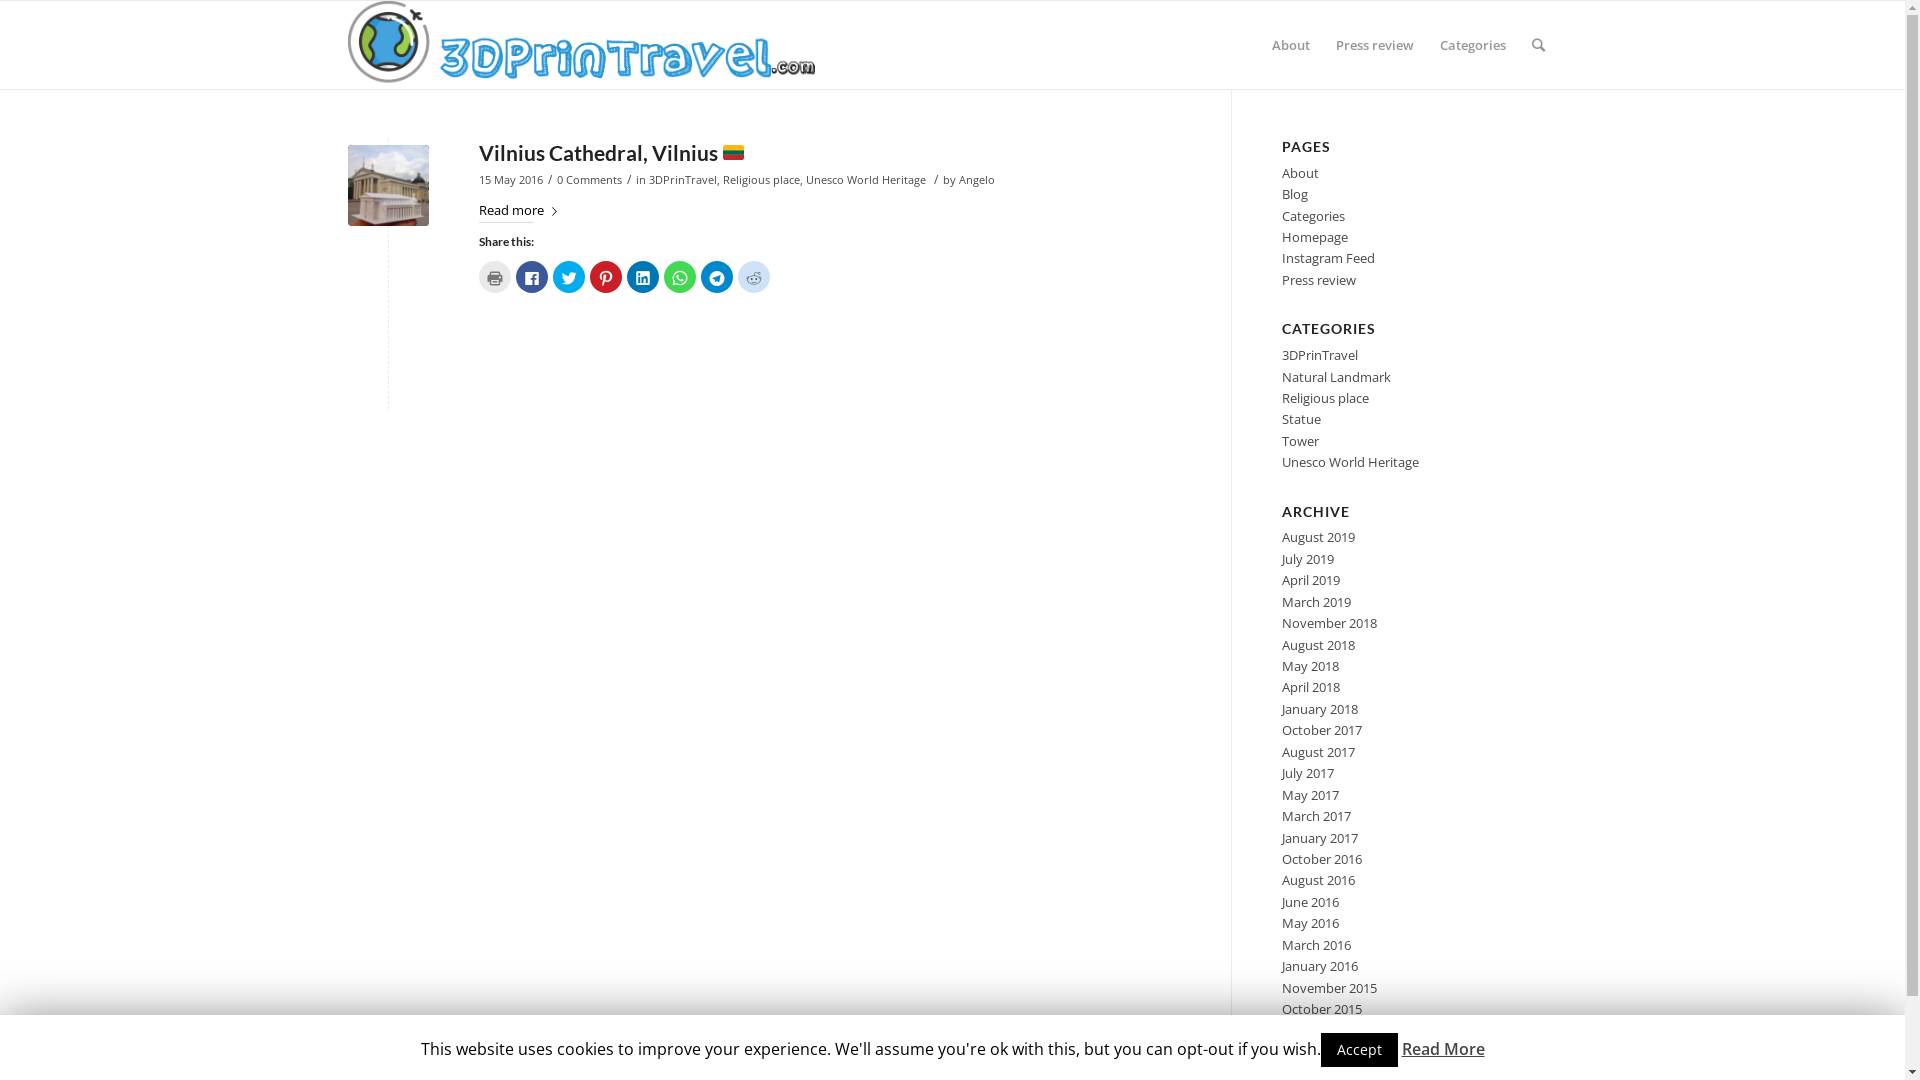 This screenshot has height=1080, width=1920. Describe the element at coordinates (1300, 439) in the screenshot. I see `'Tower'` at that location.